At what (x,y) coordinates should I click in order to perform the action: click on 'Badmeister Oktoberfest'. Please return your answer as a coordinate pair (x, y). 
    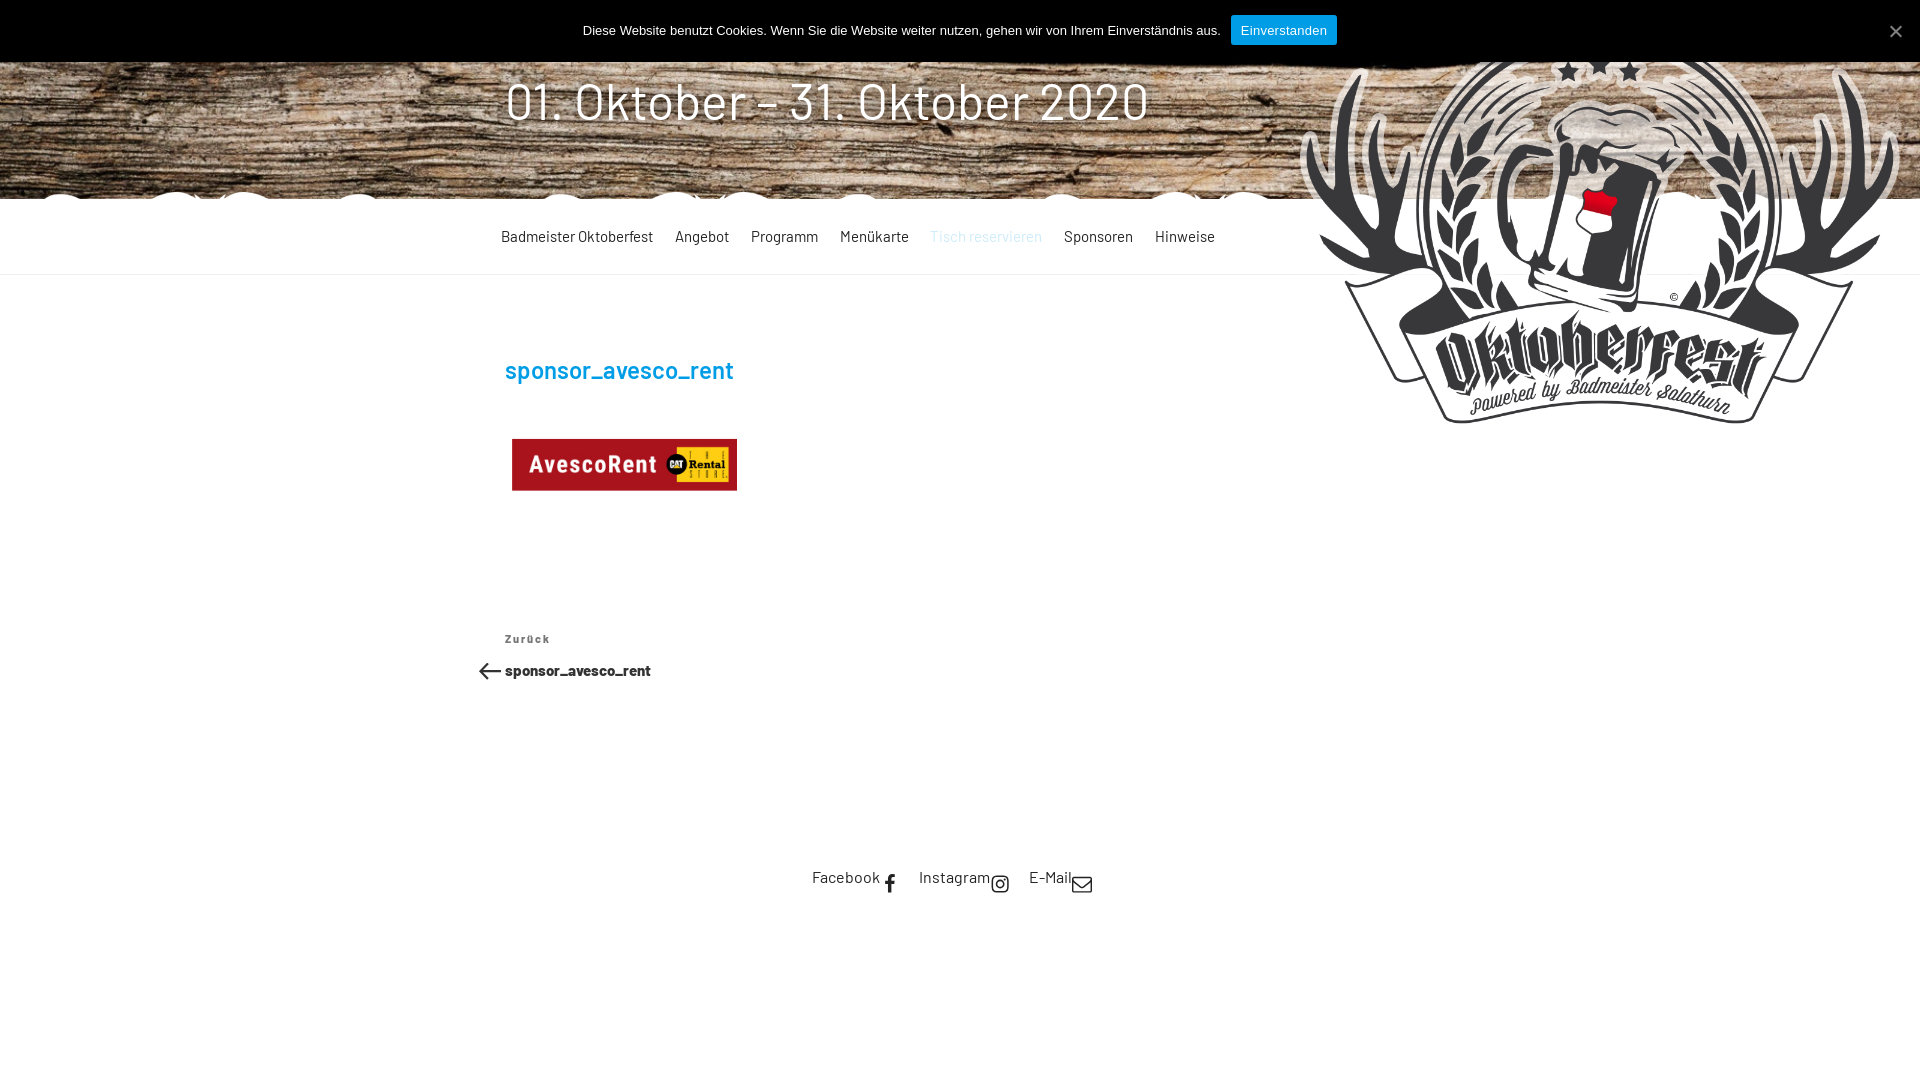
    Looking at the image, I should click on (574, 235).